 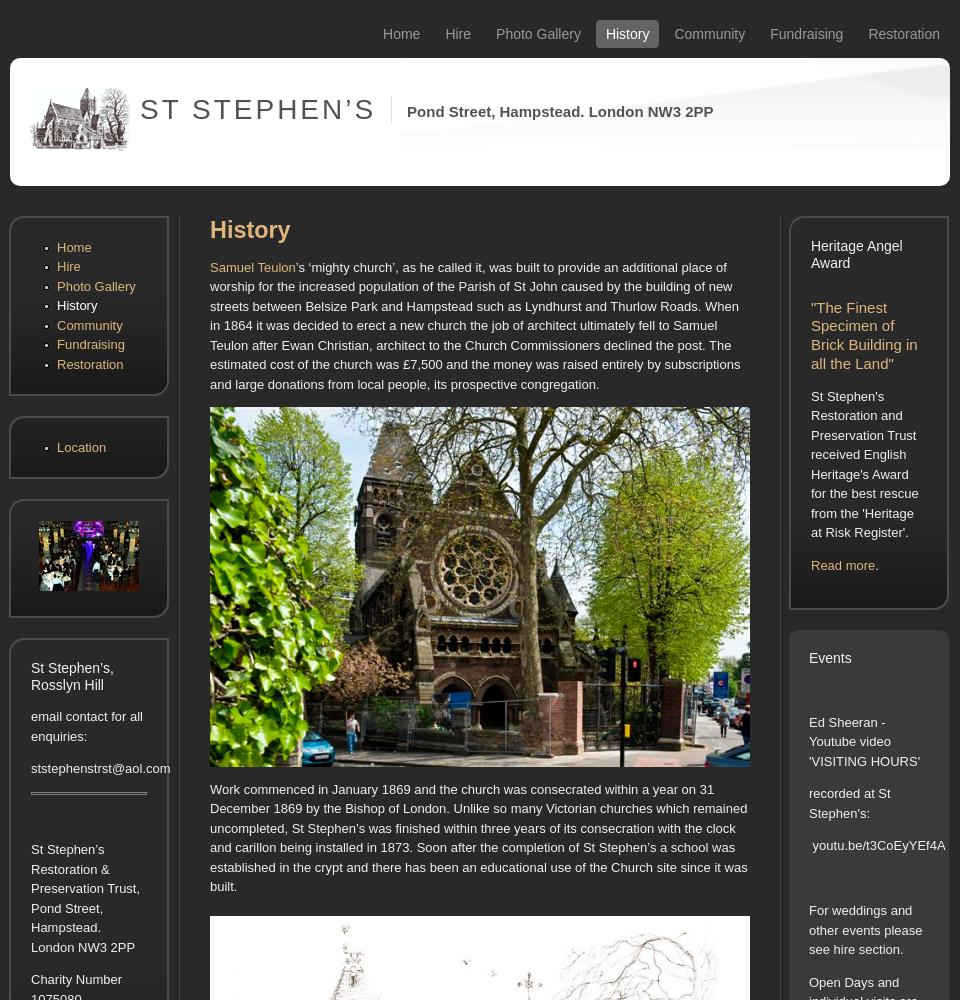 I want to click on '"The Finest Specimen of Brick Building in all the Land"', so click(x=811, y=333).